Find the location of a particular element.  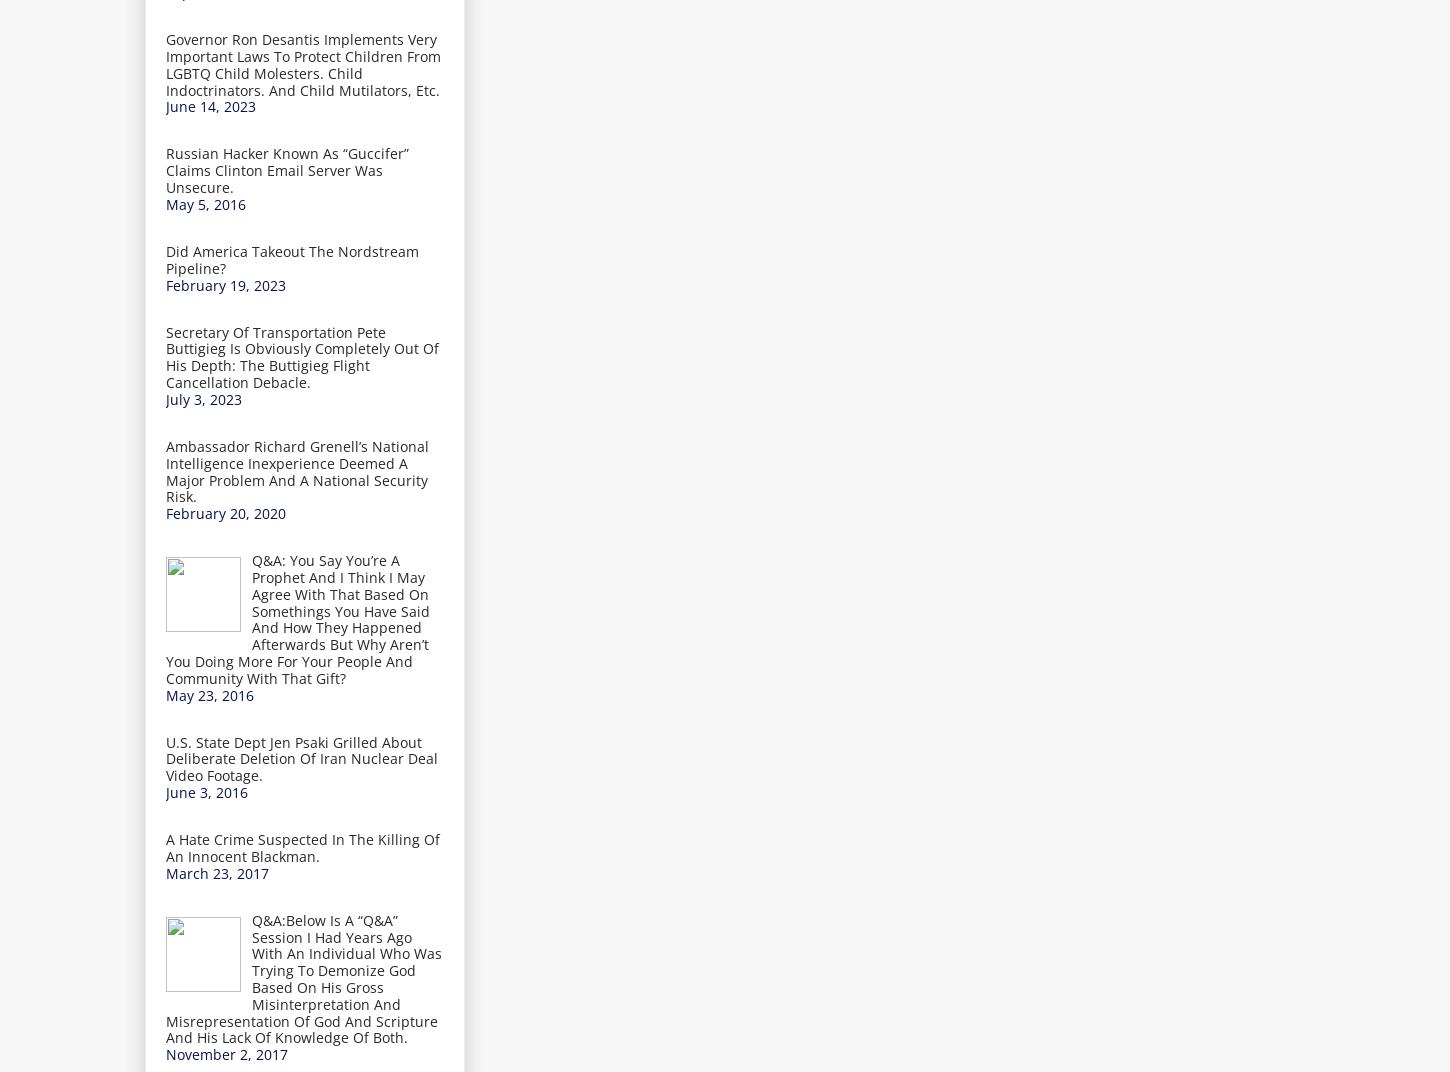

'Secretary Of Transportation Pete Buttigieg Is Obviously Completely Out Of His Depth: The Buttigieg Flight Cancellation Debacle.' is located at coordinates (302, 356).